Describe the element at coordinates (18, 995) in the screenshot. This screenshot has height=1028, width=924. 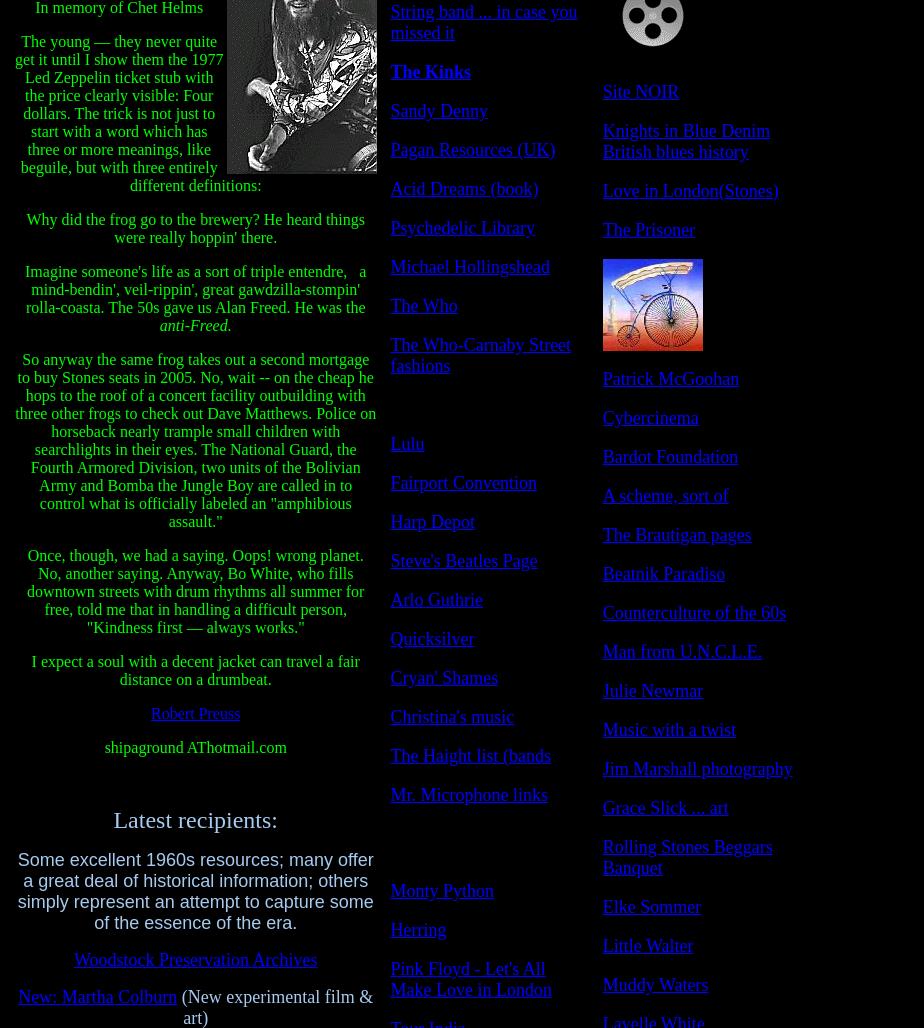
I see `'New:'` at that location.